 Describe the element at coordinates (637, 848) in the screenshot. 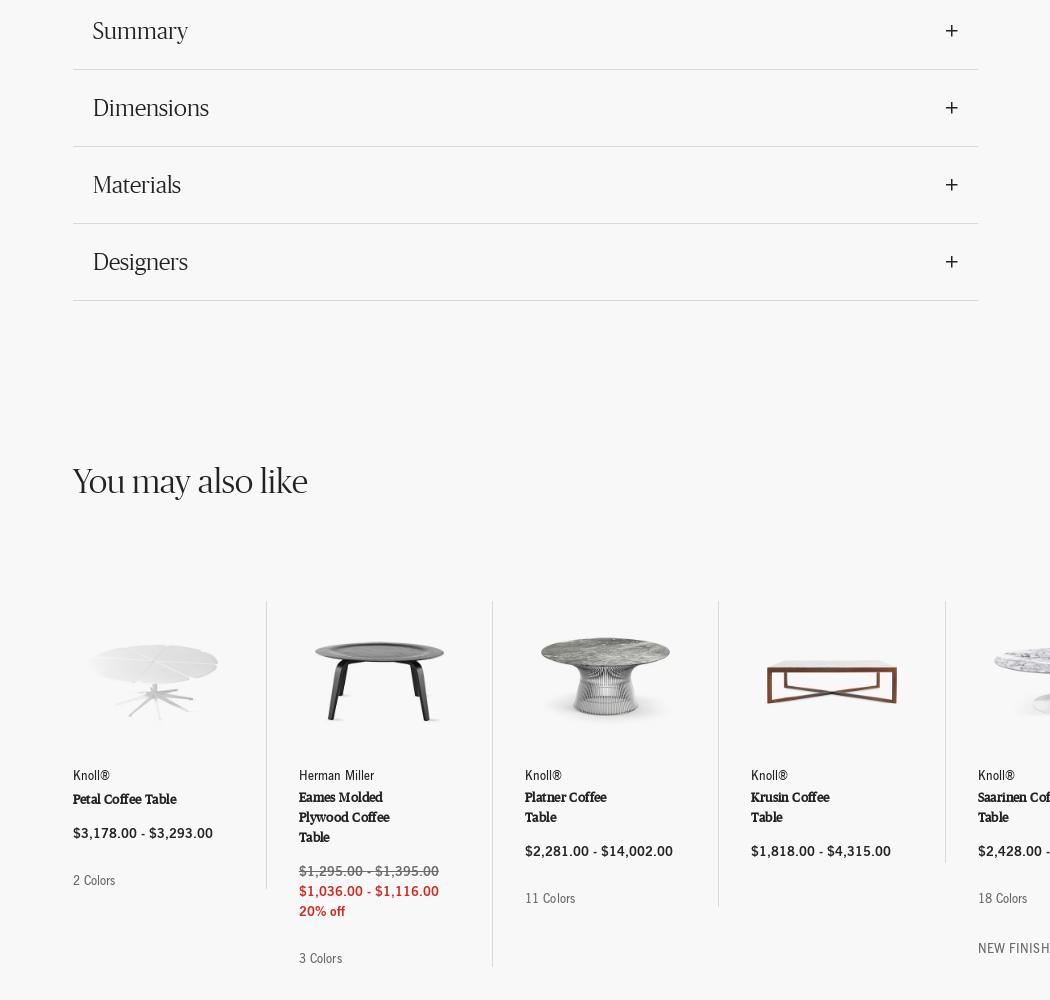

I see `'$14,002.00'` at that location.